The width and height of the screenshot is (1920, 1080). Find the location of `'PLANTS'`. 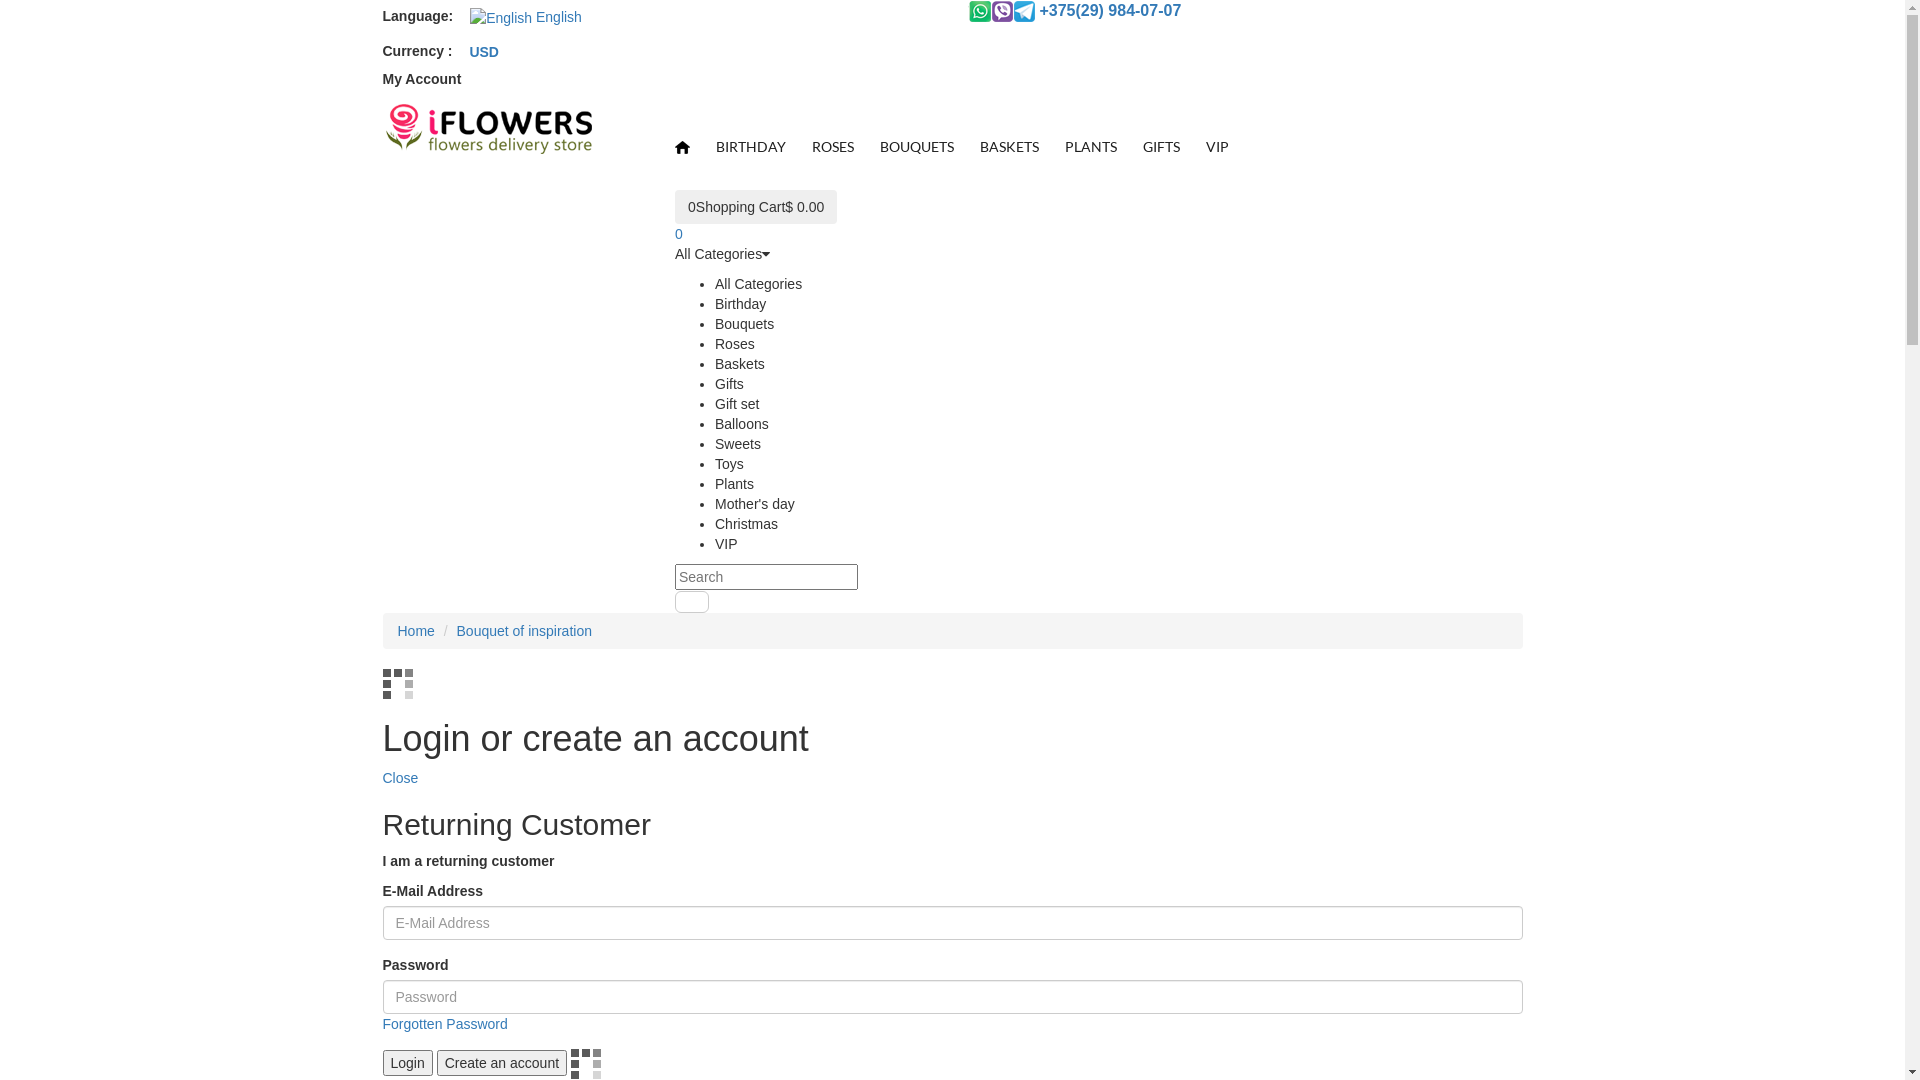

'PLANTS' is located at coordinates (1089, 145).